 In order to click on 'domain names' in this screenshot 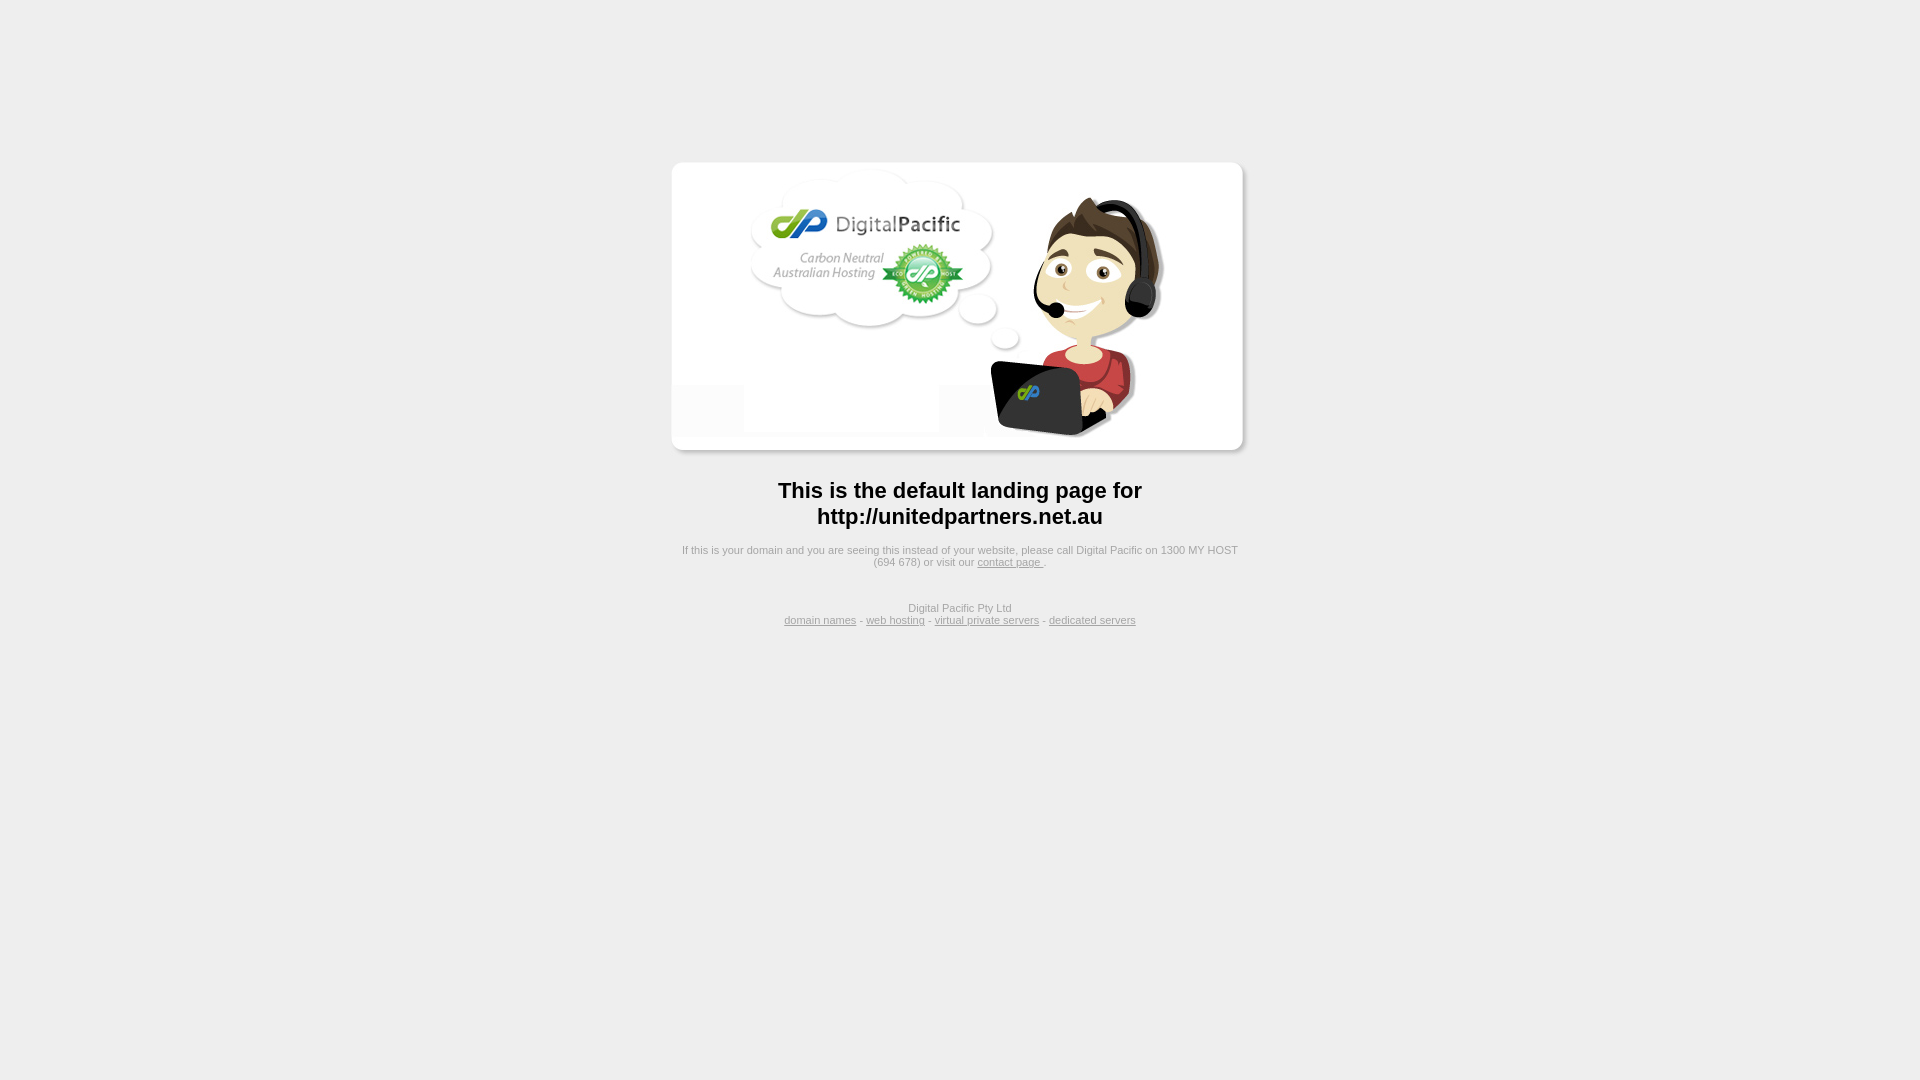, I will do `click(782, 619)`.